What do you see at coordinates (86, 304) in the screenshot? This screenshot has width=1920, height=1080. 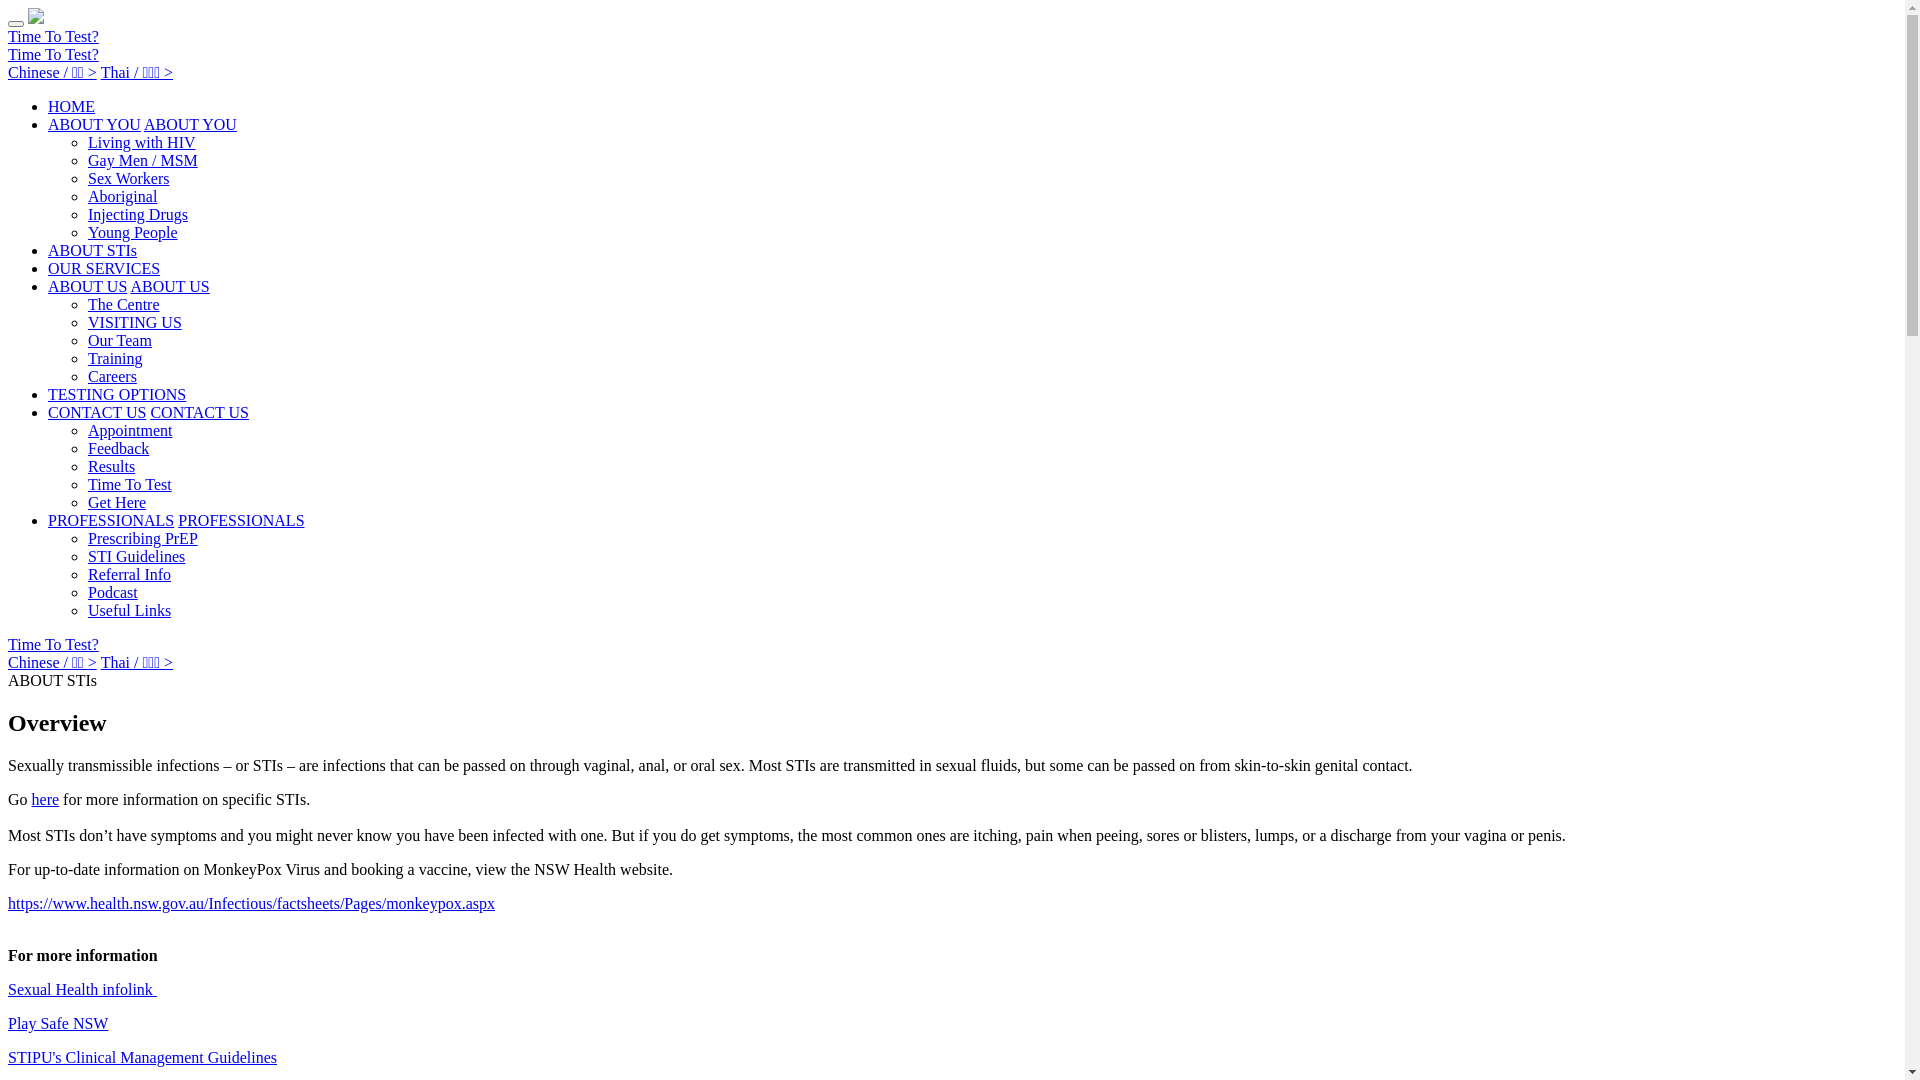 I see `'The Centre'` at bounding box center [86, 304].